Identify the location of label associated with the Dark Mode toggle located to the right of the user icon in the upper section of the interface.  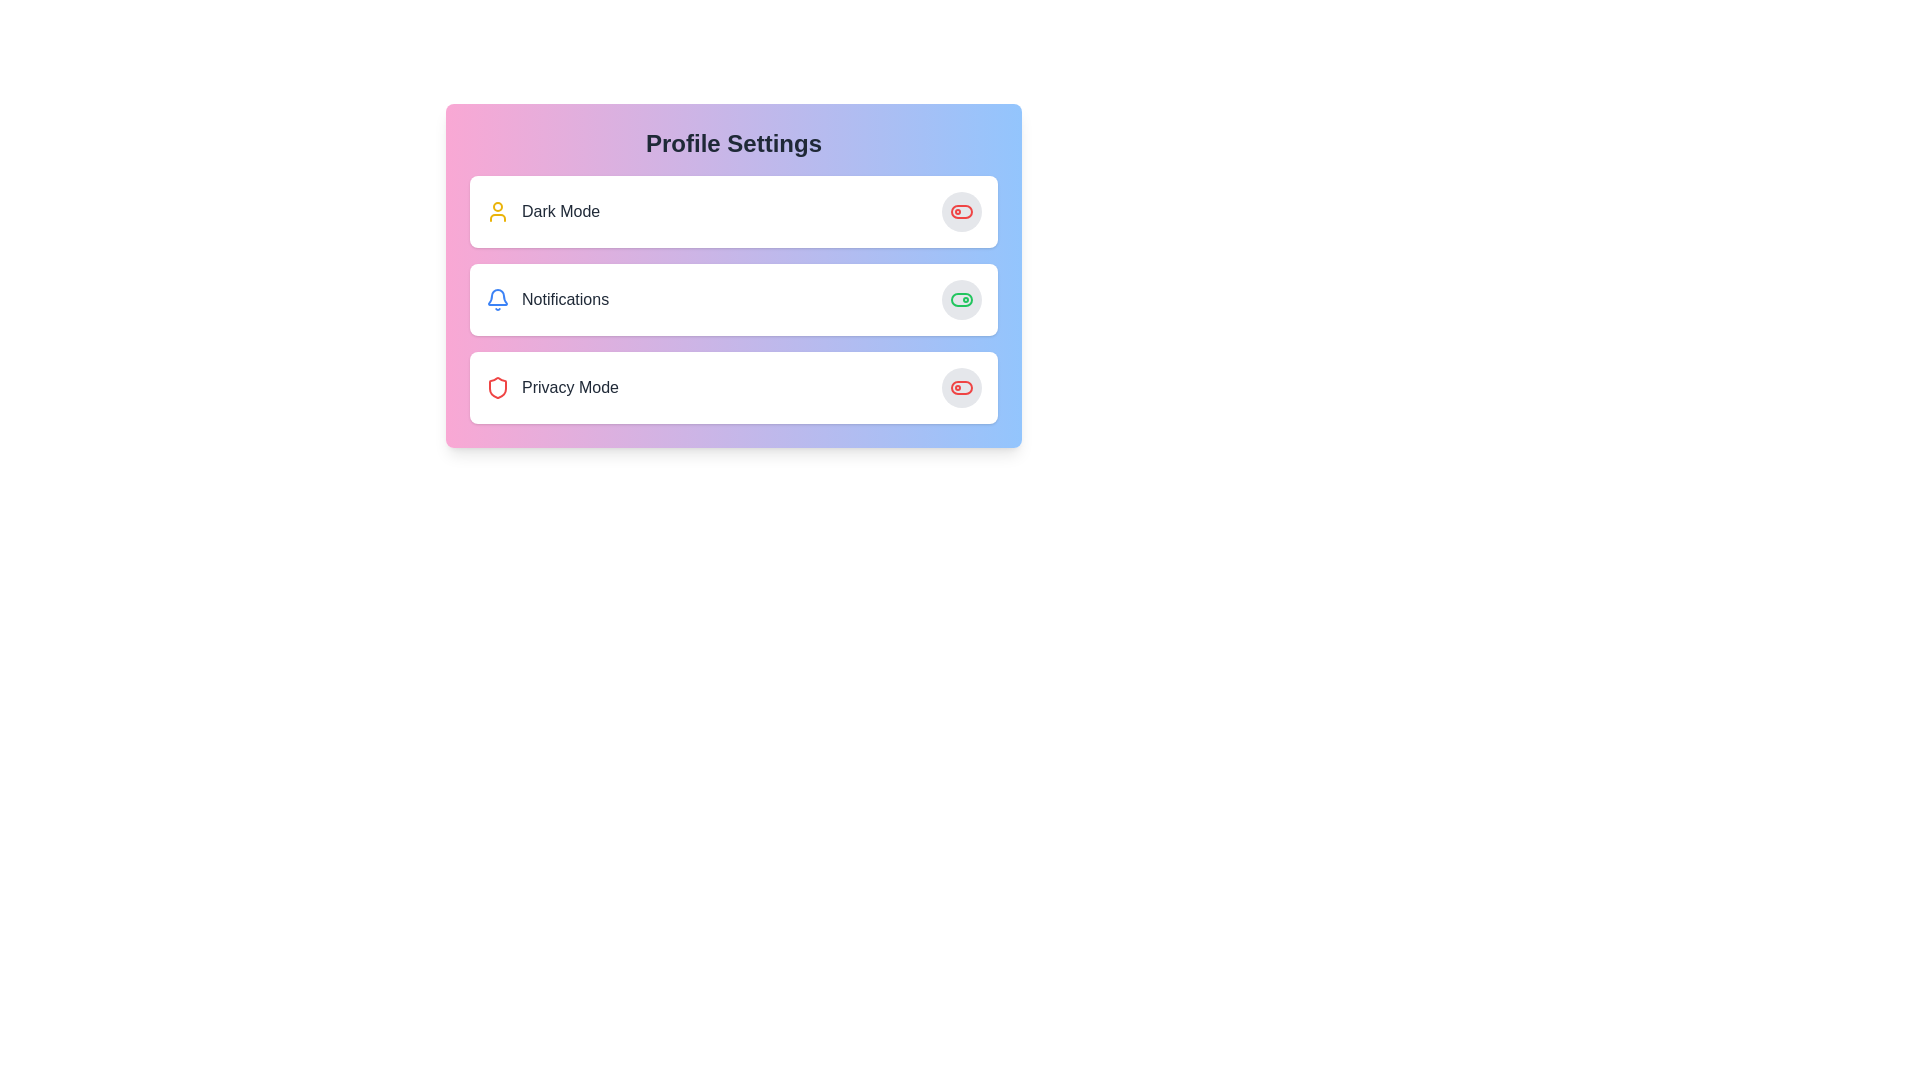
(560, 212).